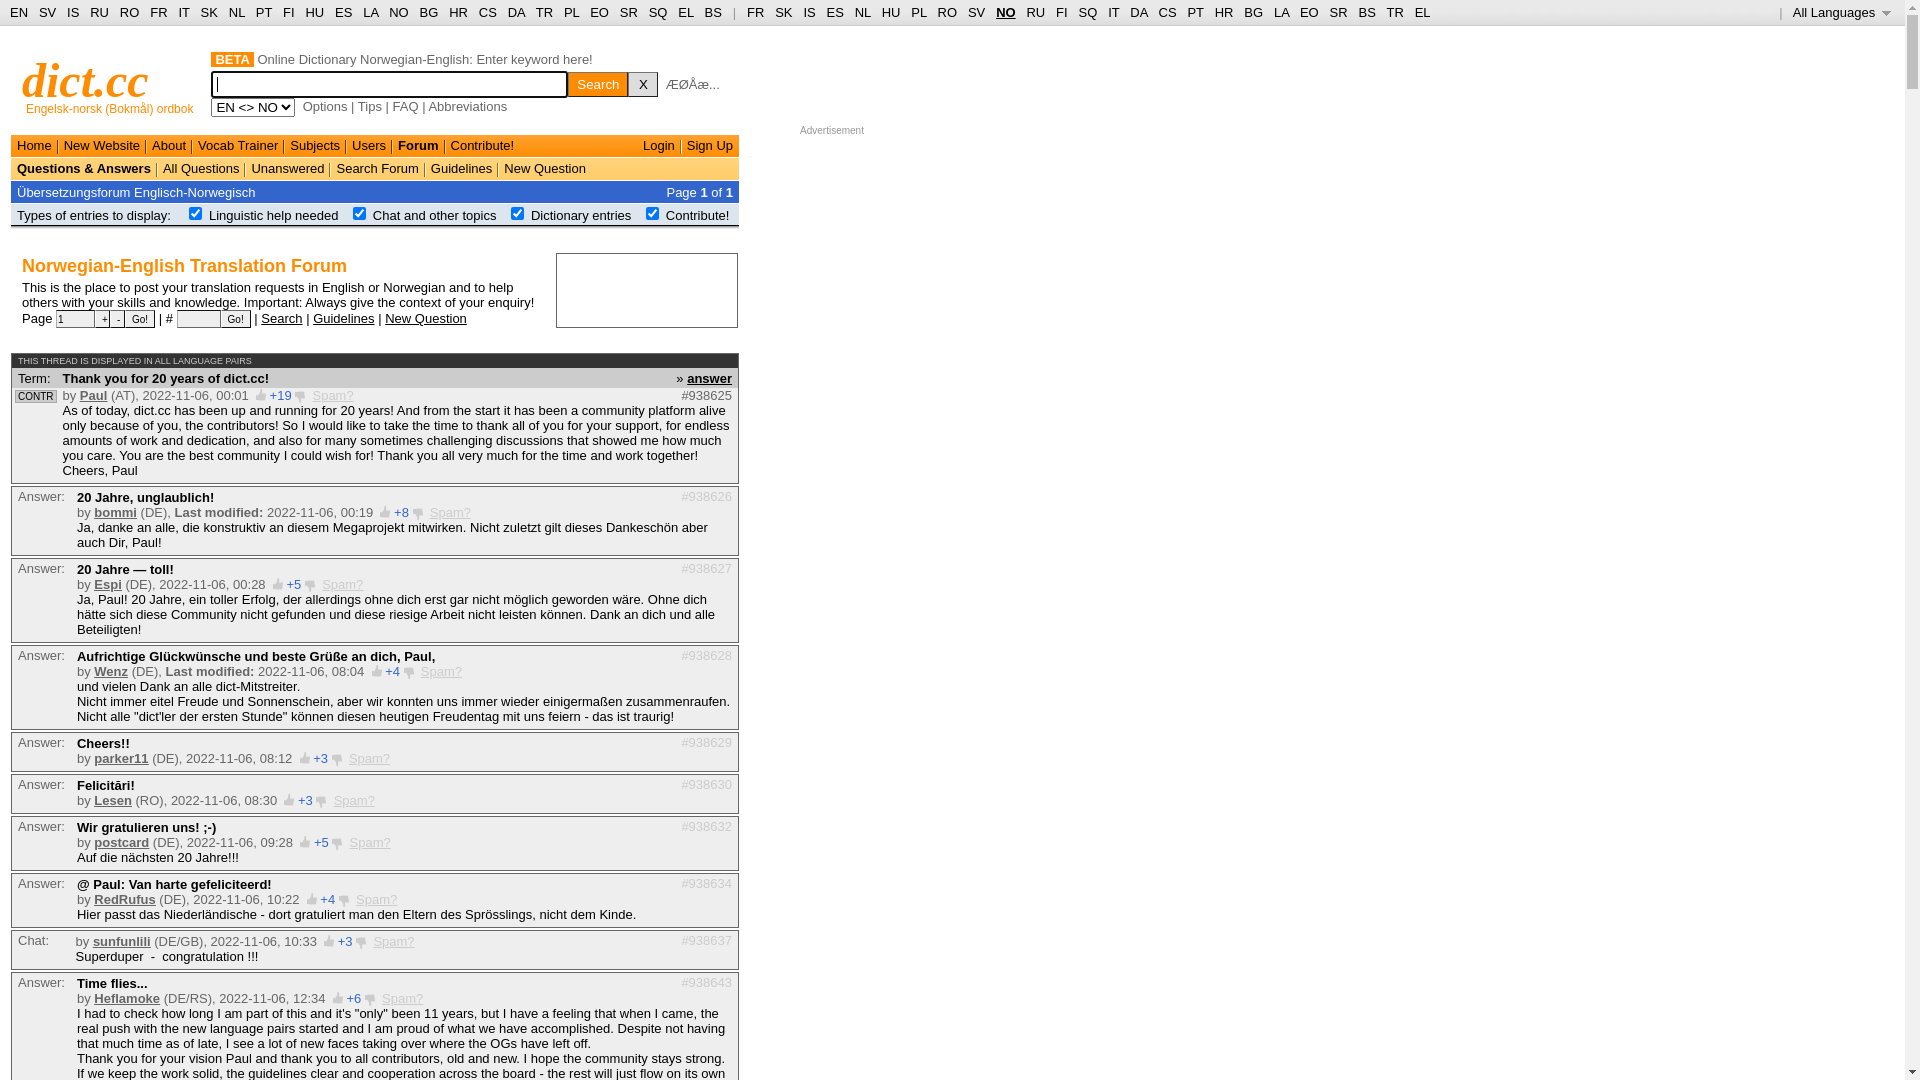 The height and width of the screenshot is (1080, 1920). What do you see at coordinates (710, 144) in the screenshot?
I see `'Sign Up'` at bounding box center [710, 144].